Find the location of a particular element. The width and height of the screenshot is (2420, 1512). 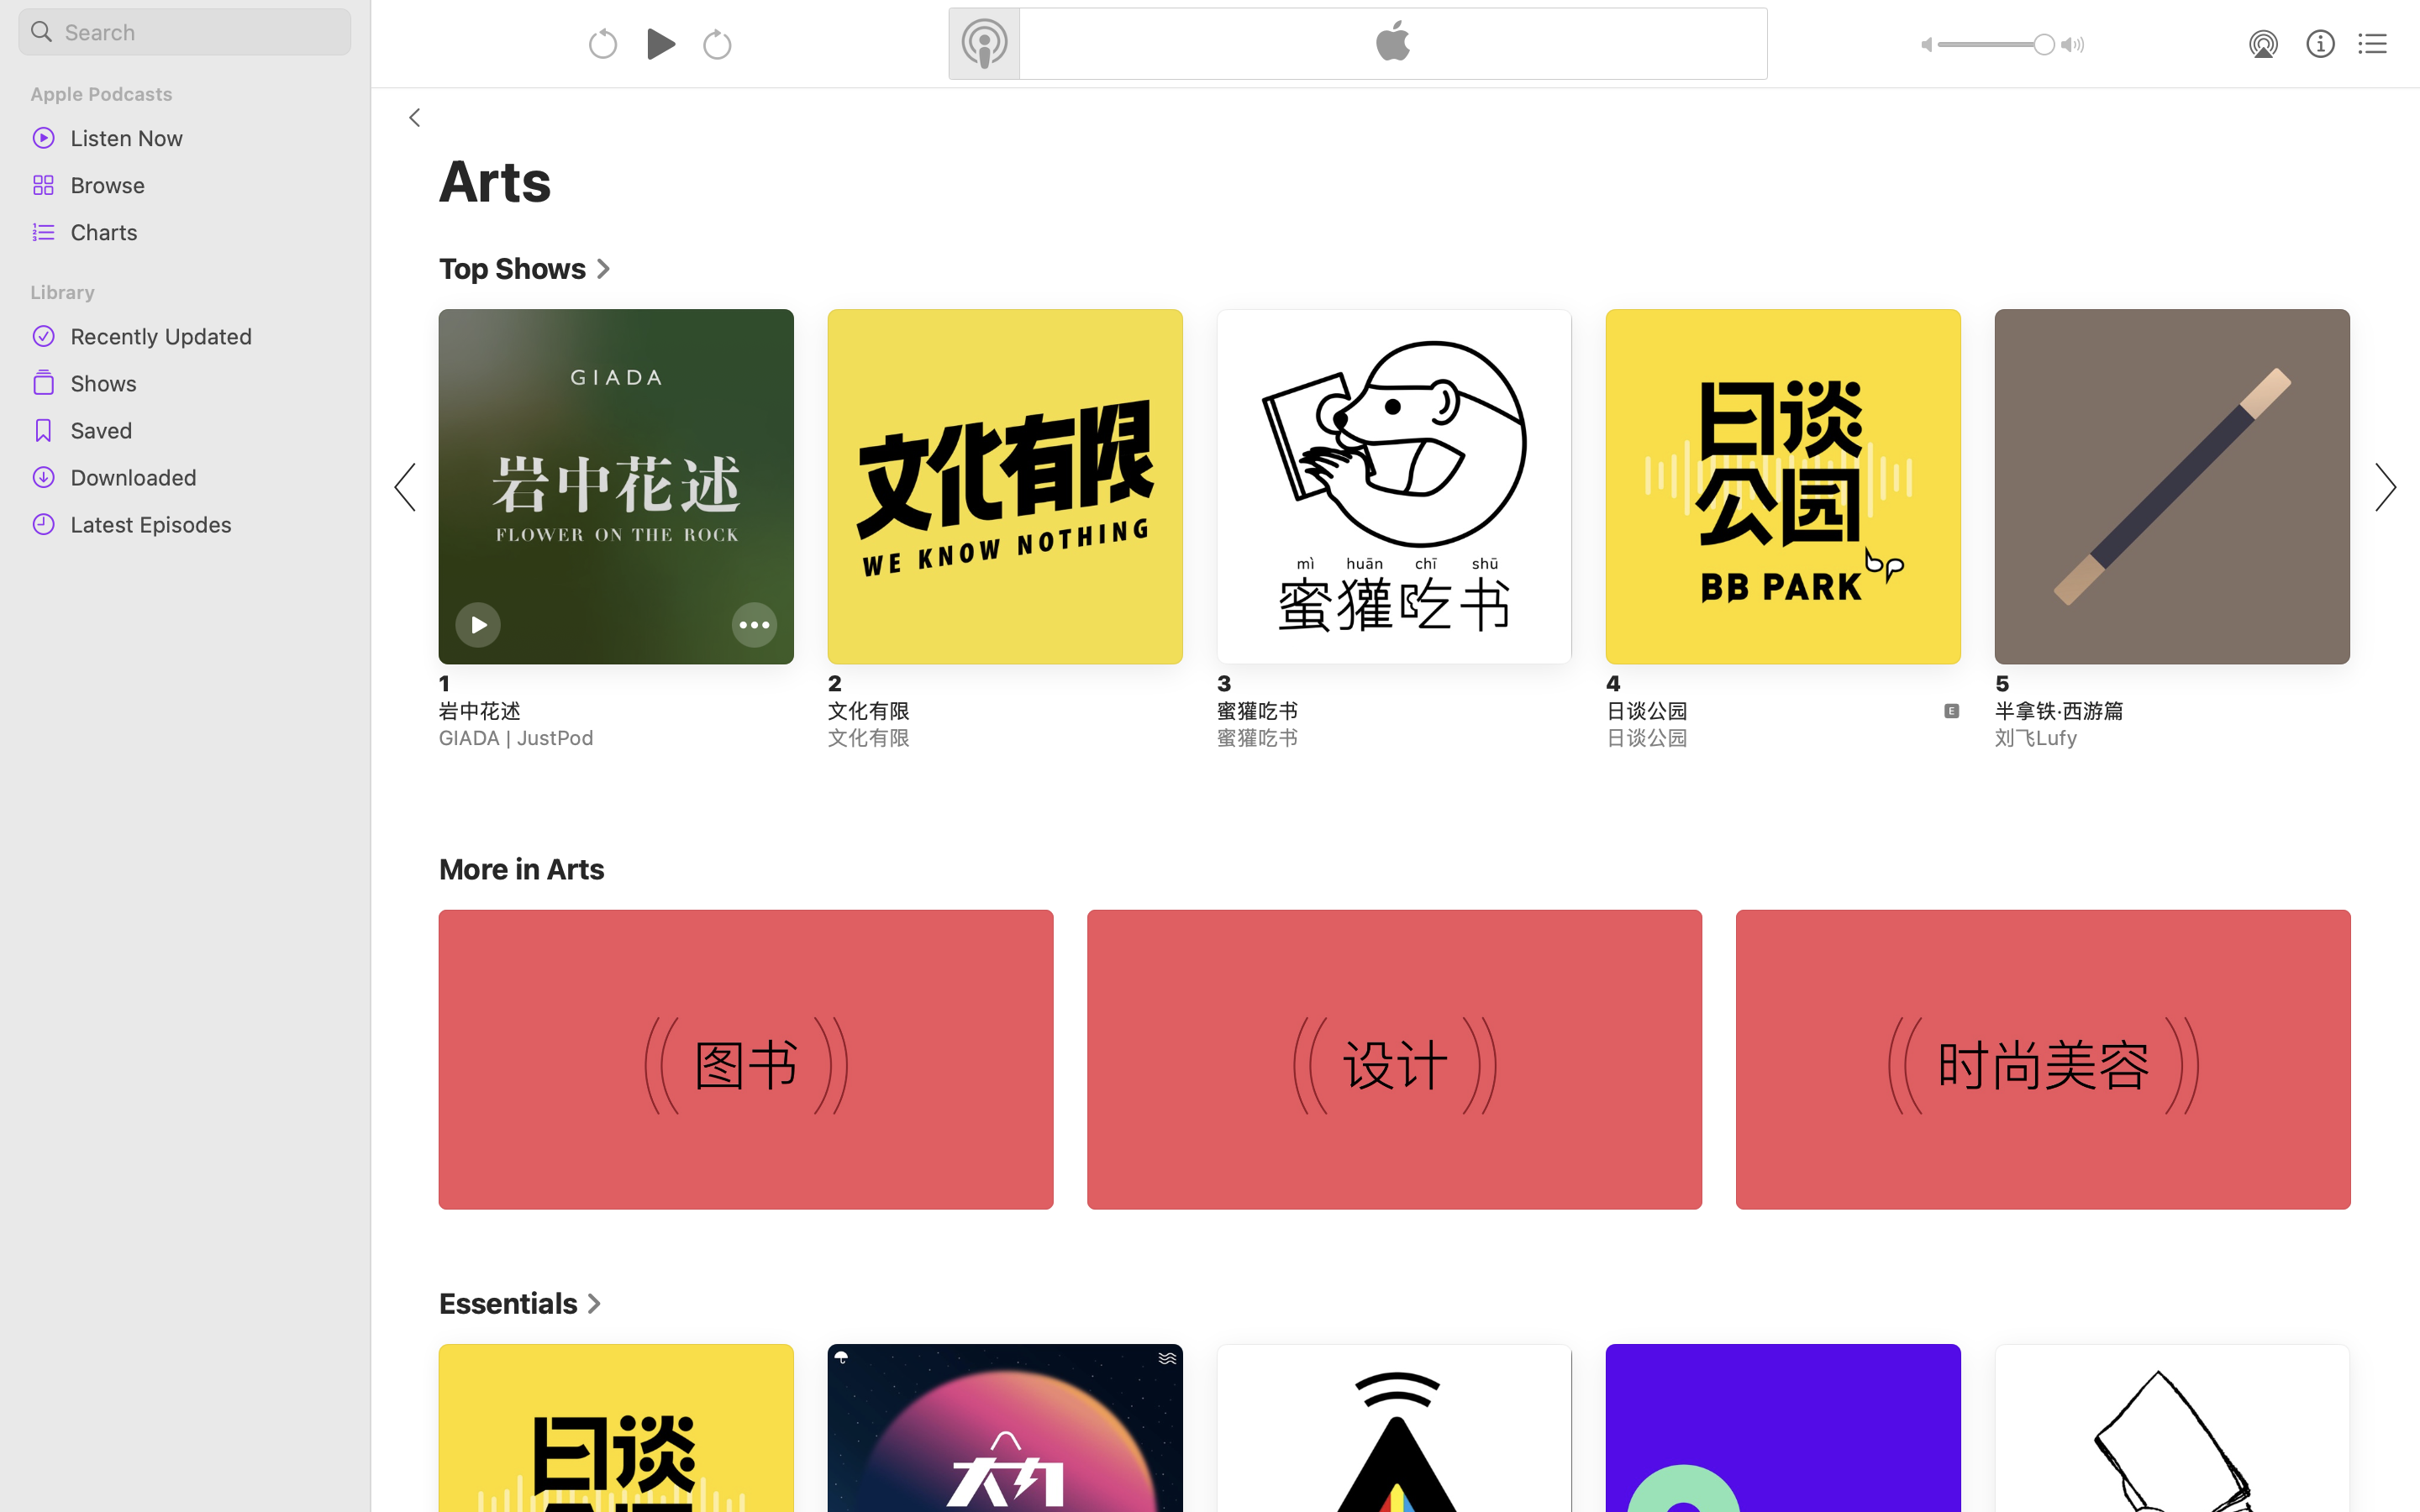

'1.0' is located at coordinates (1996, 44).